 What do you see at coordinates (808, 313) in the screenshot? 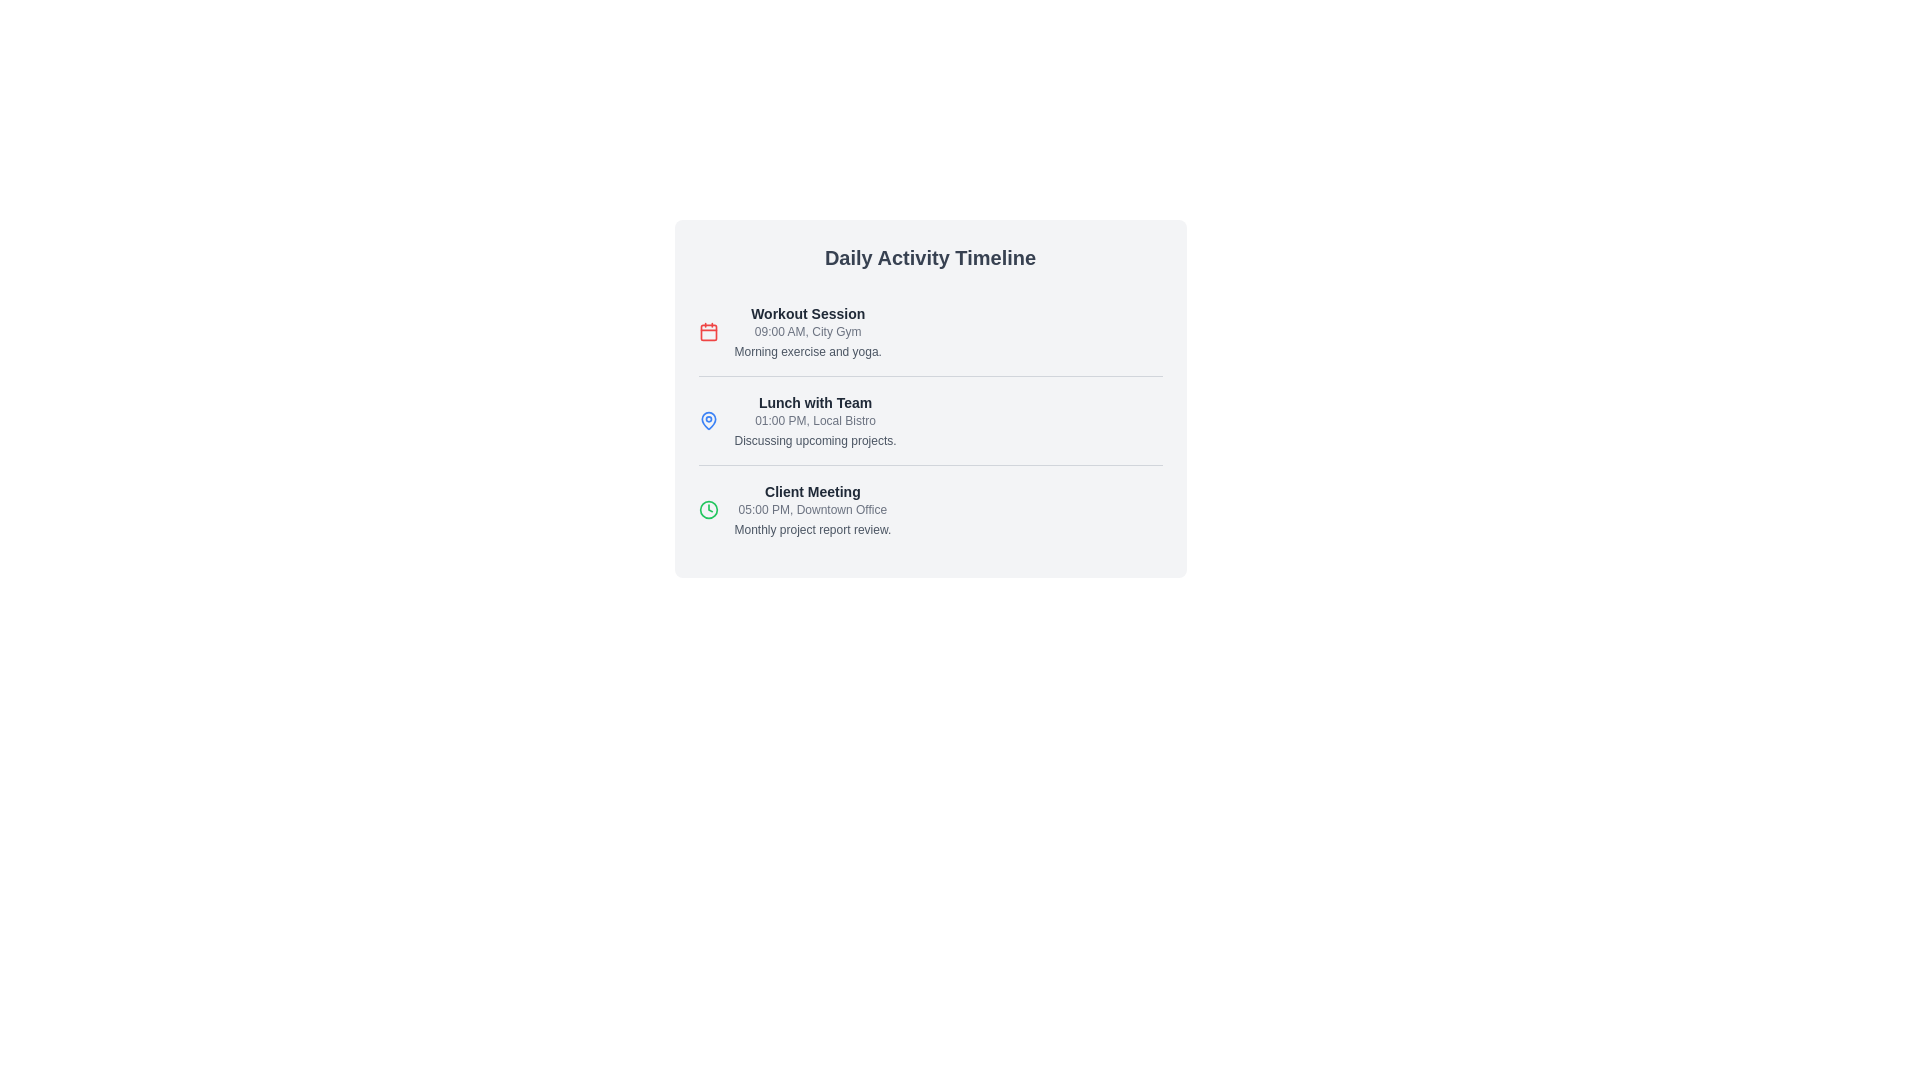
I see `the text label displaying 'Workout Session' in bold, dark-gray font, located at the top of the timeline section` at bounding box center [808, 313].